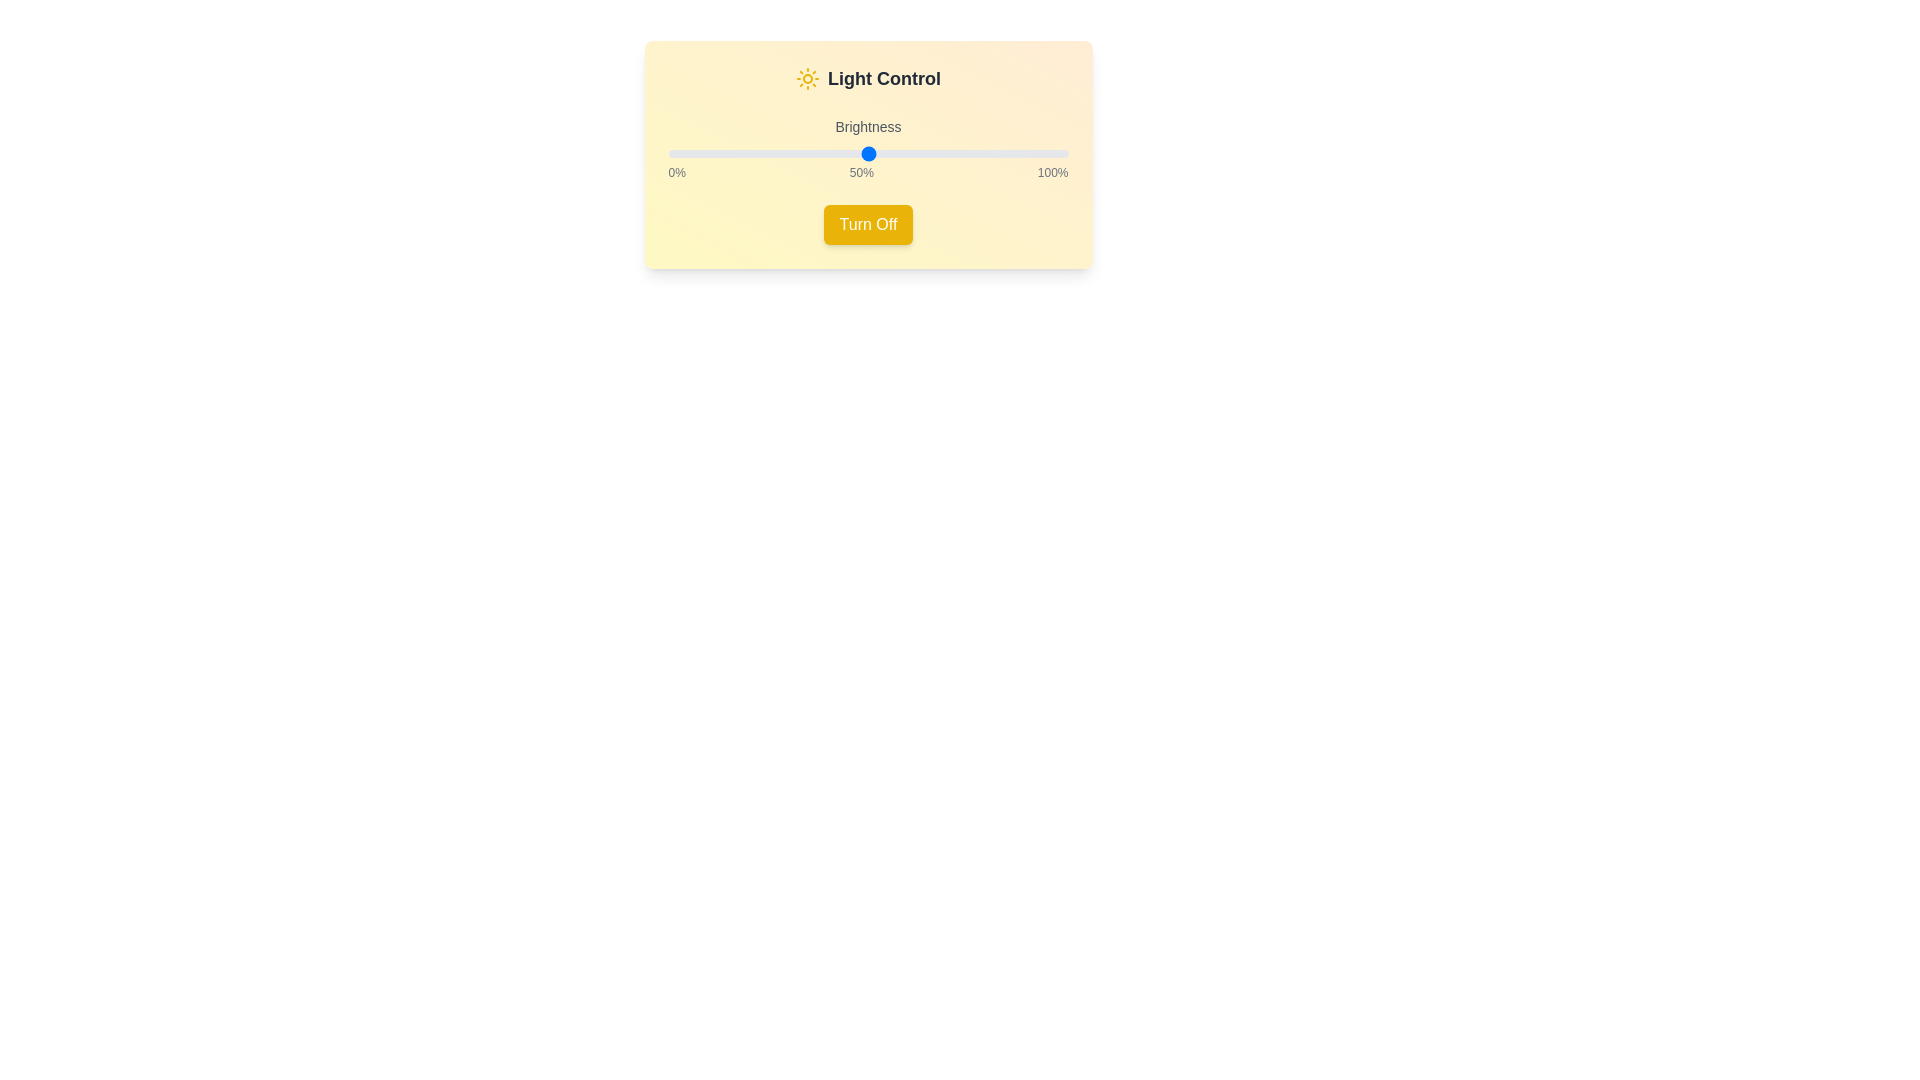 This screenshot has width=1920, height=1080. Describe the element at coordinates (947, 153) in the screenshot. I see `brightness` at that location.